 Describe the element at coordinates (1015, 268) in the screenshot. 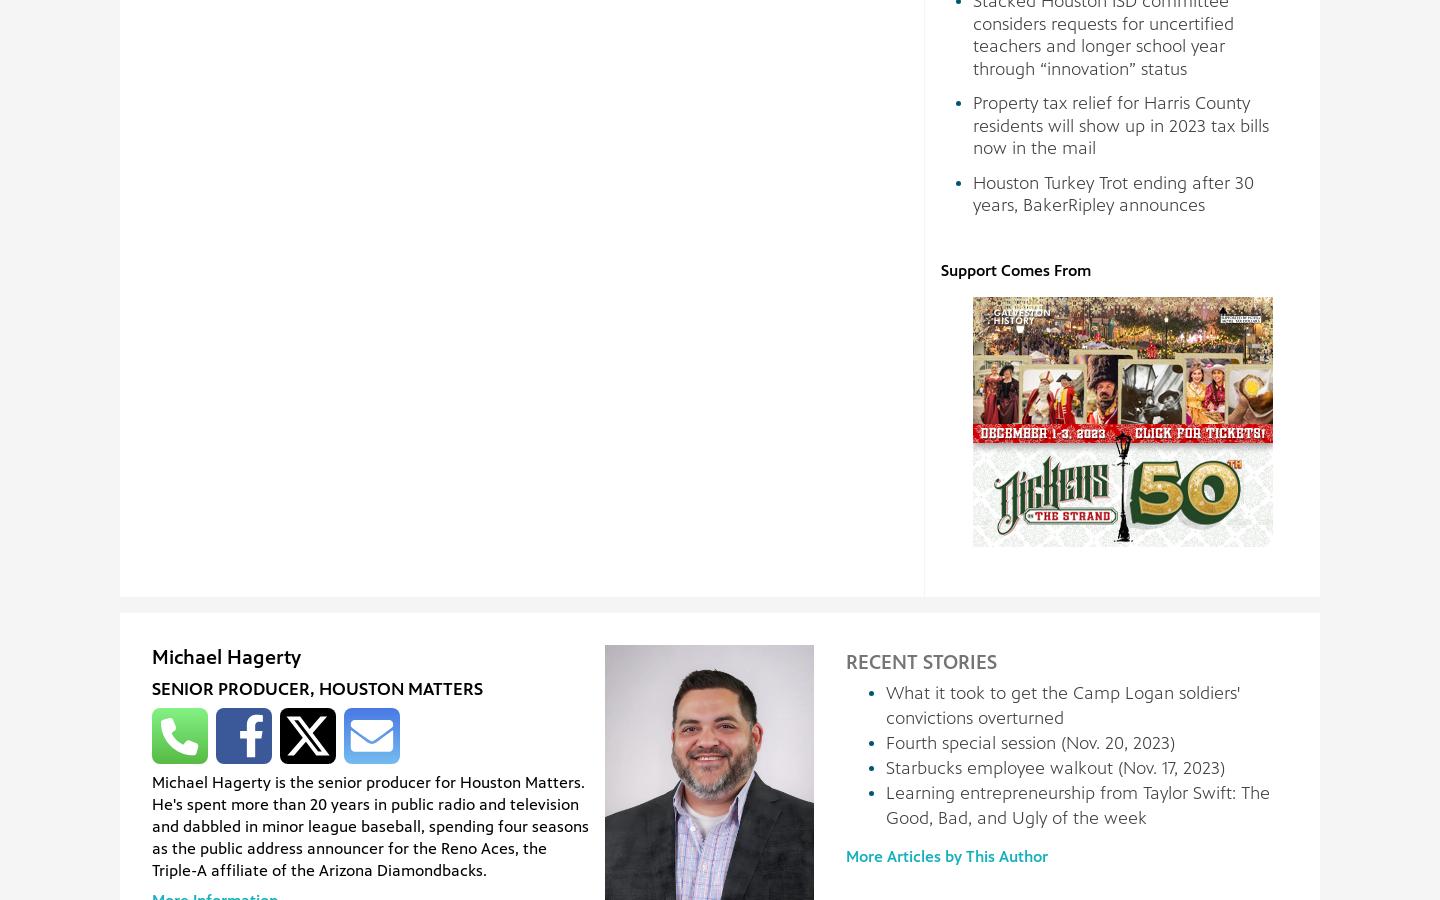

I see `'Support Comes From'` at that location.